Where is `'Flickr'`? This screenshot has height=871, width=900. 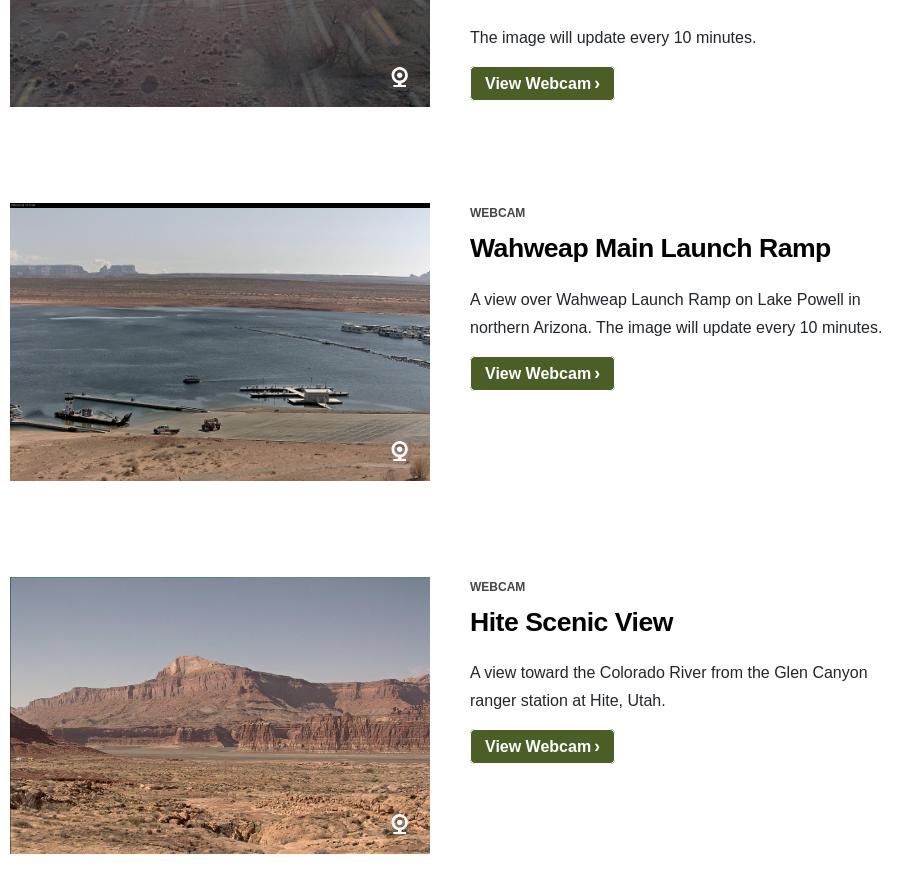
'Flickr' is located at coordinates (397, 670).